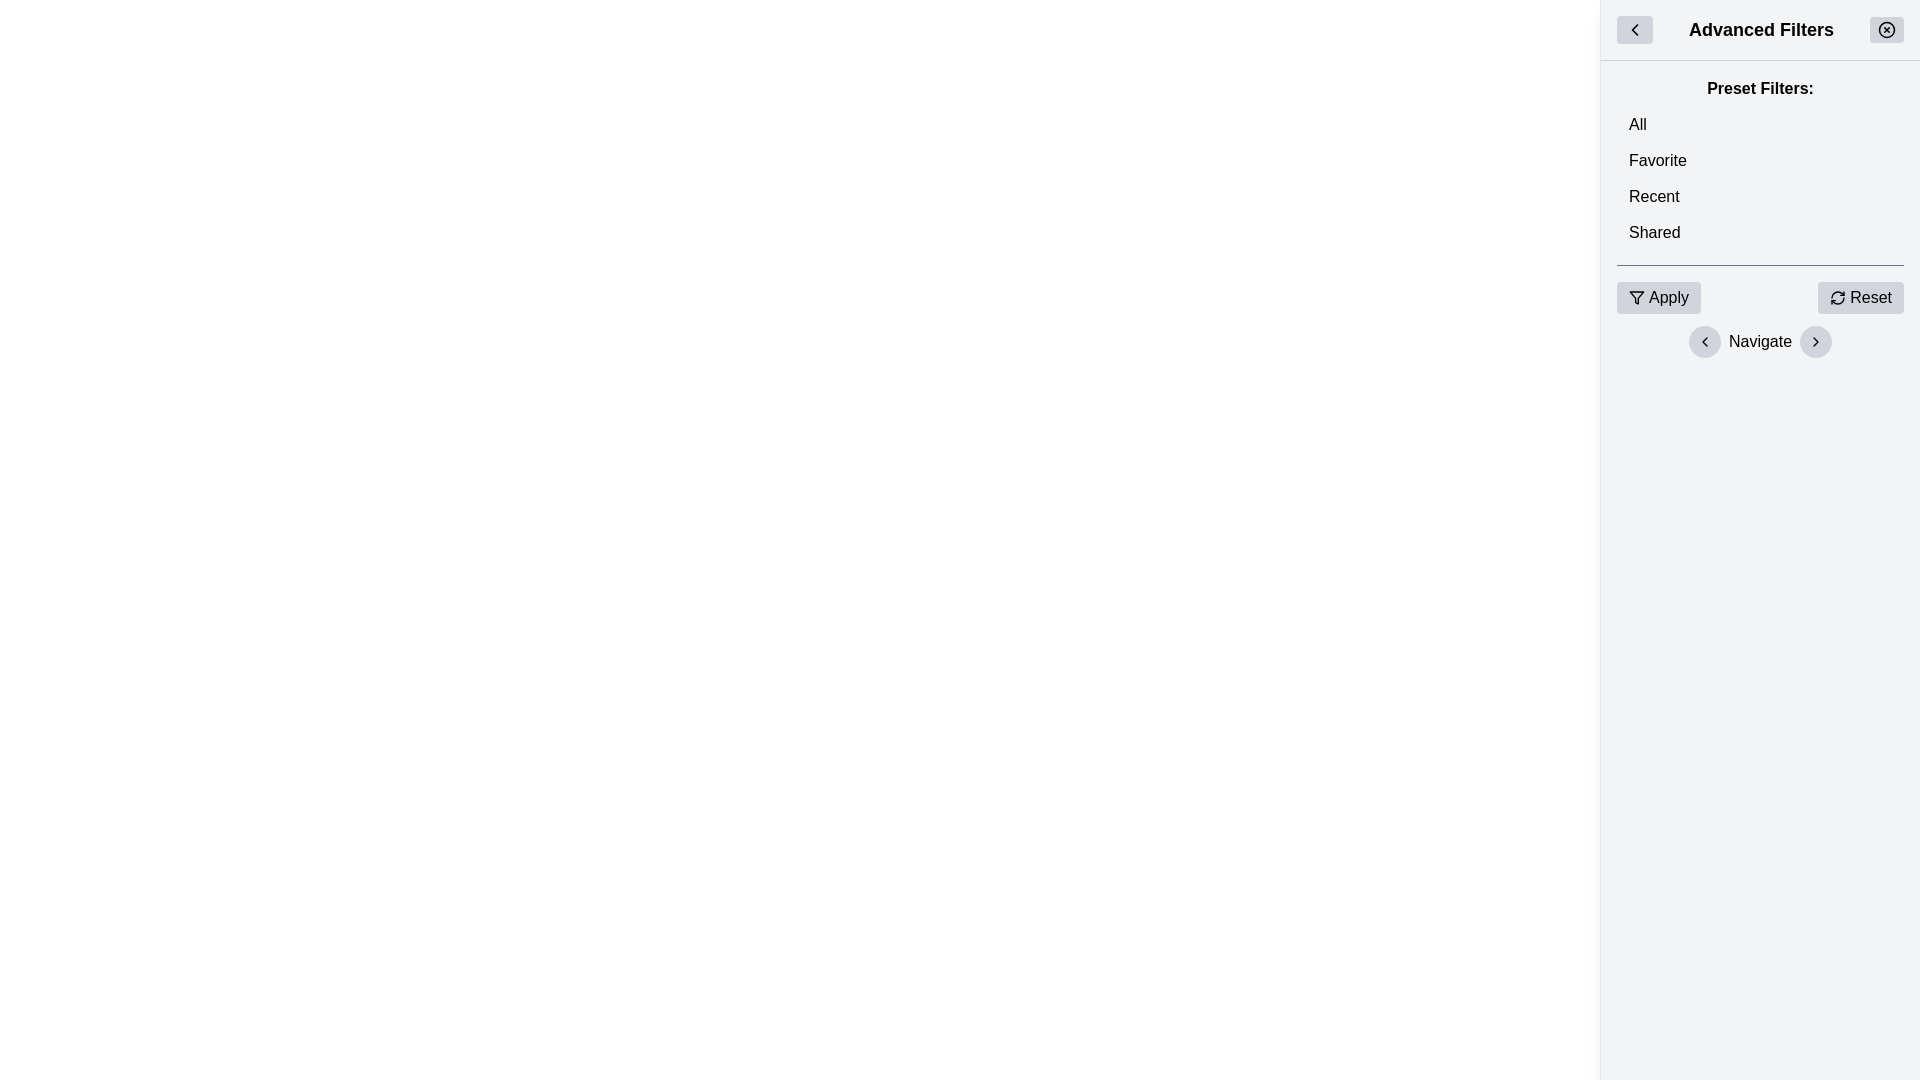  Describe the element at coordinates (1760, 160) in the screenshot. I see `the 'Favorite' button element, which is the second button in the list under 'Preset Filters' in the right panel of the interface` at that location.